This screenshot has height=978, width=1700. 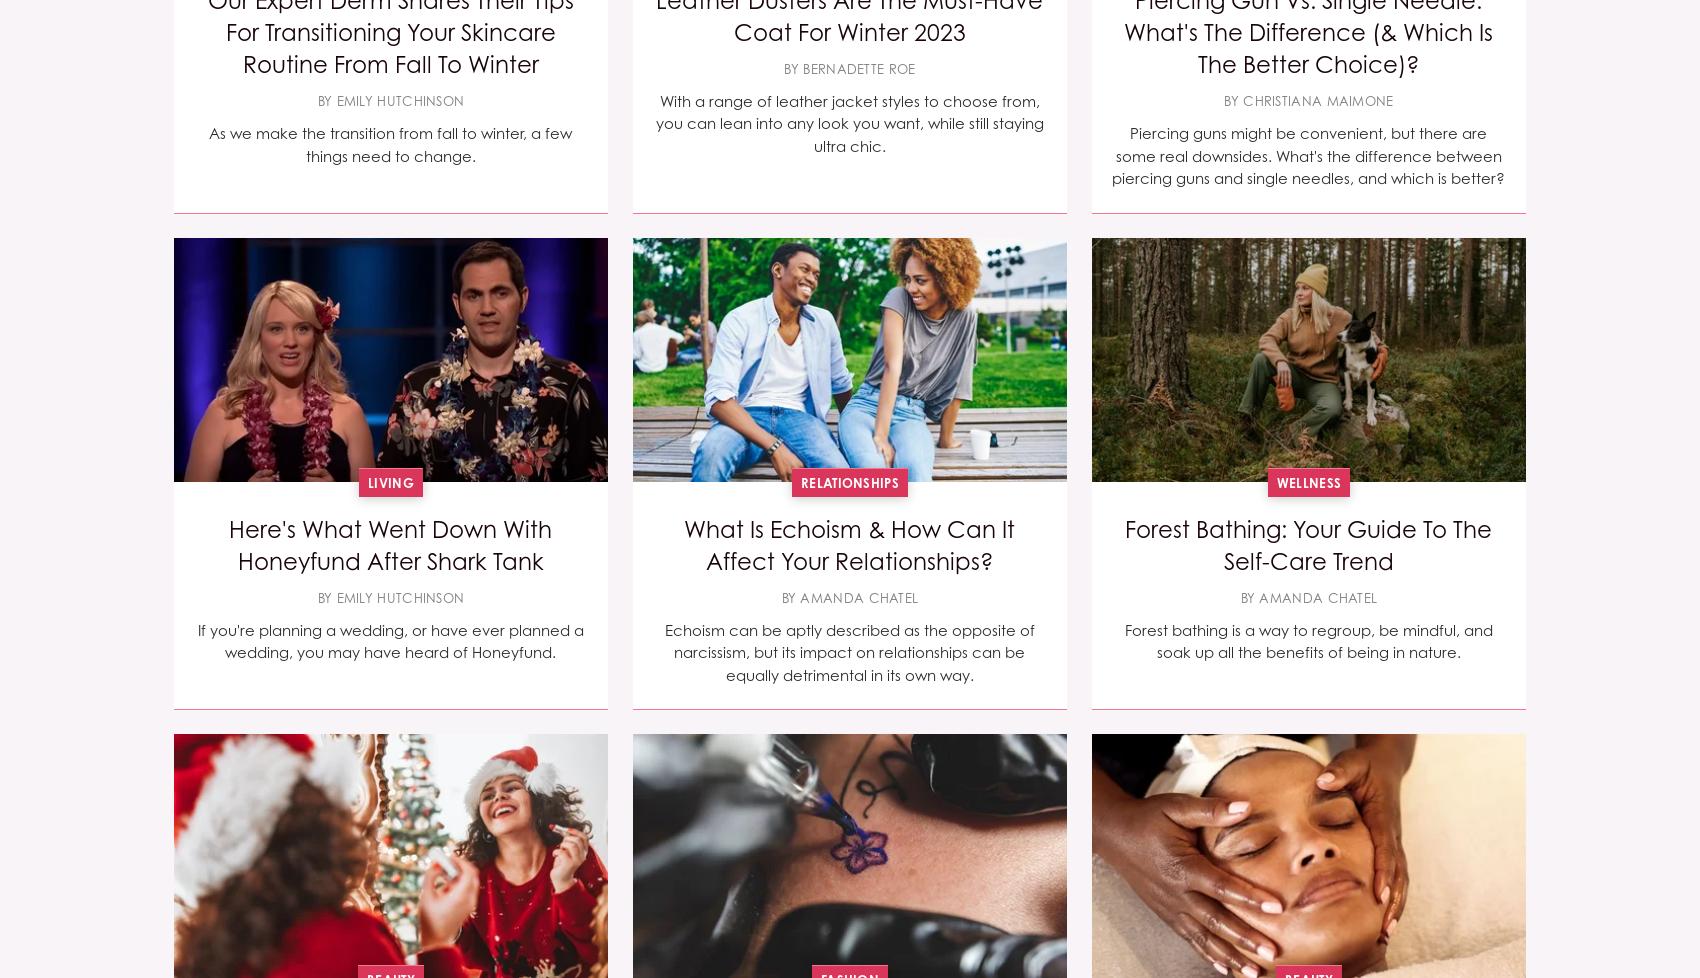 What do you see at coordinates (389, 144) in the screenshot?
I see `'As we make the transition from fall to winter, a few things need to change.'` at bounding box center [389, 144].